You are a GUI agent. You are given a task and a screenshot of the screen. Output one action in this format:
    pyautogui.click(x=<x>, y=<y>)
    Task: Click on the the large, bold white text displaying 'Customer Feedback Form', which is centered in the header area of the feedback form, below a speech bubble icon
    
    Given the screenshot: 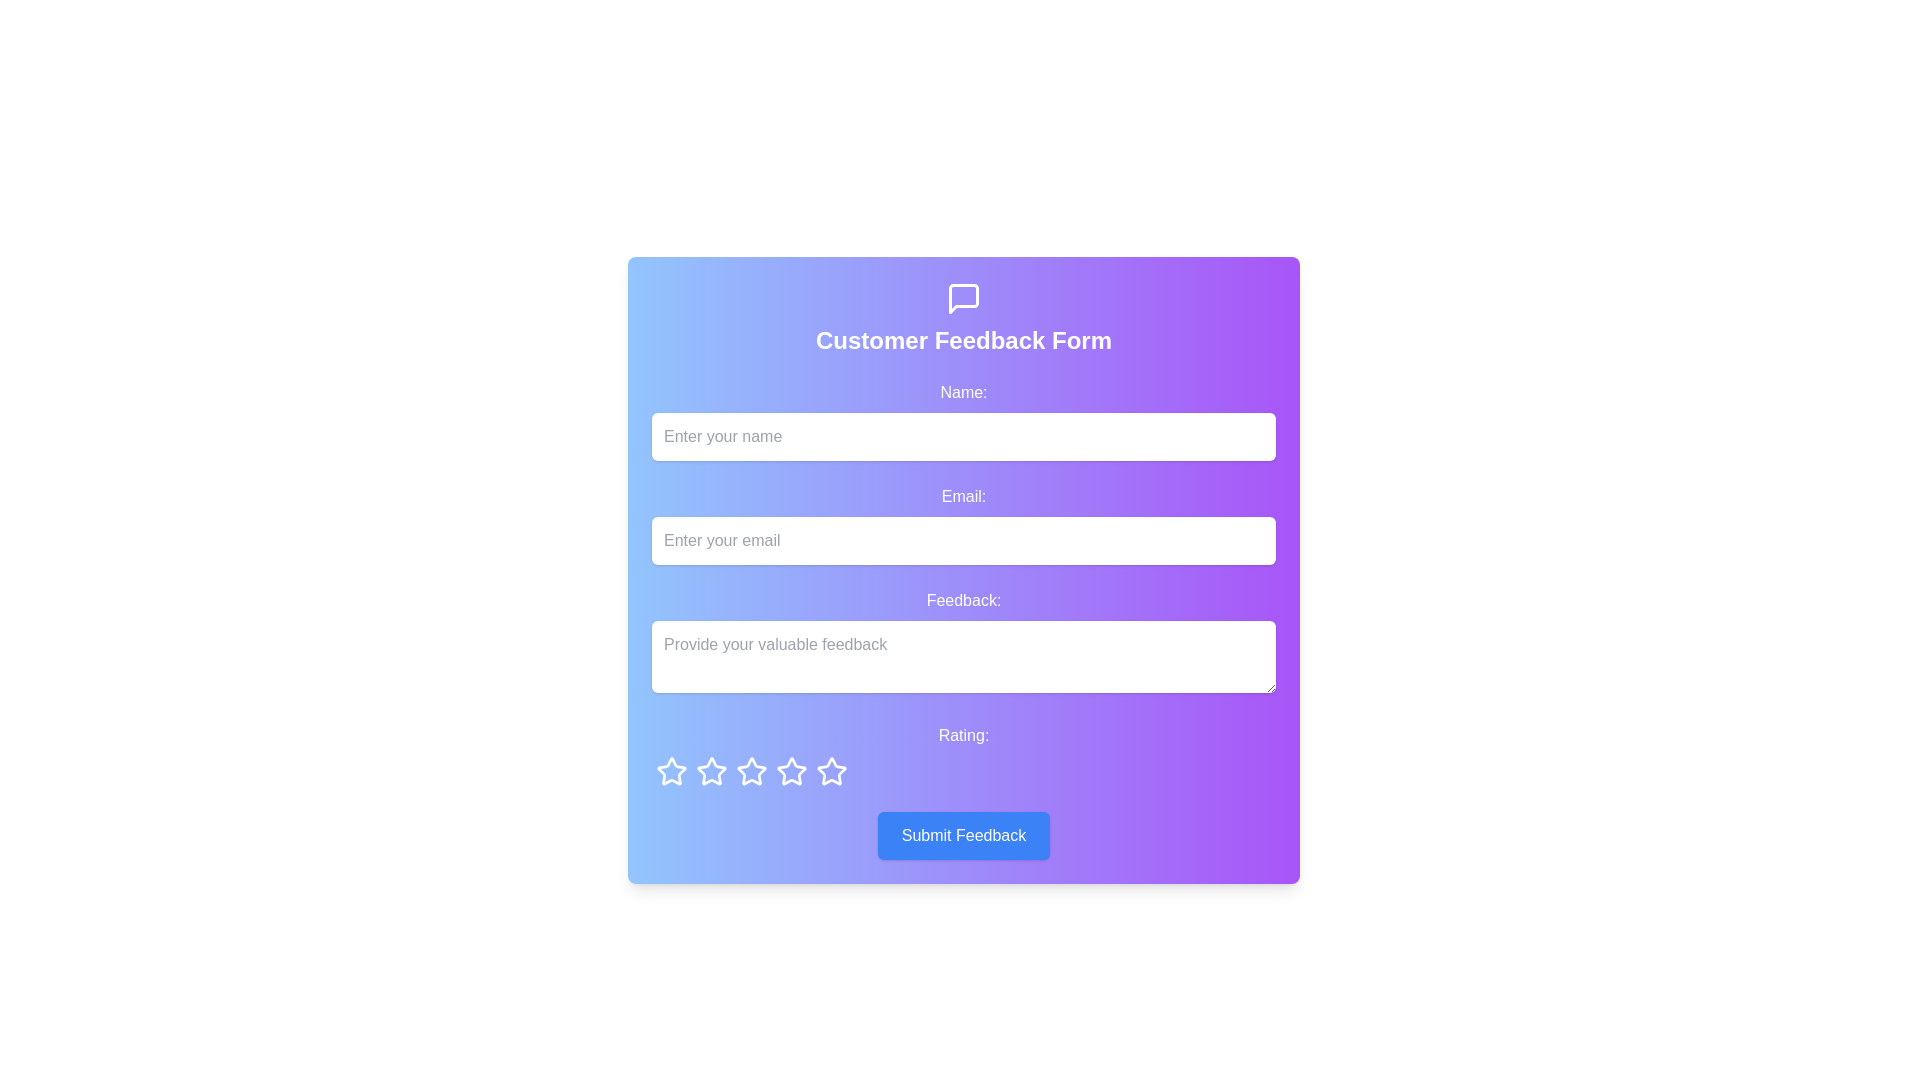 What is the action you would take?
    pyautogui.click(x=964, y=339)
    